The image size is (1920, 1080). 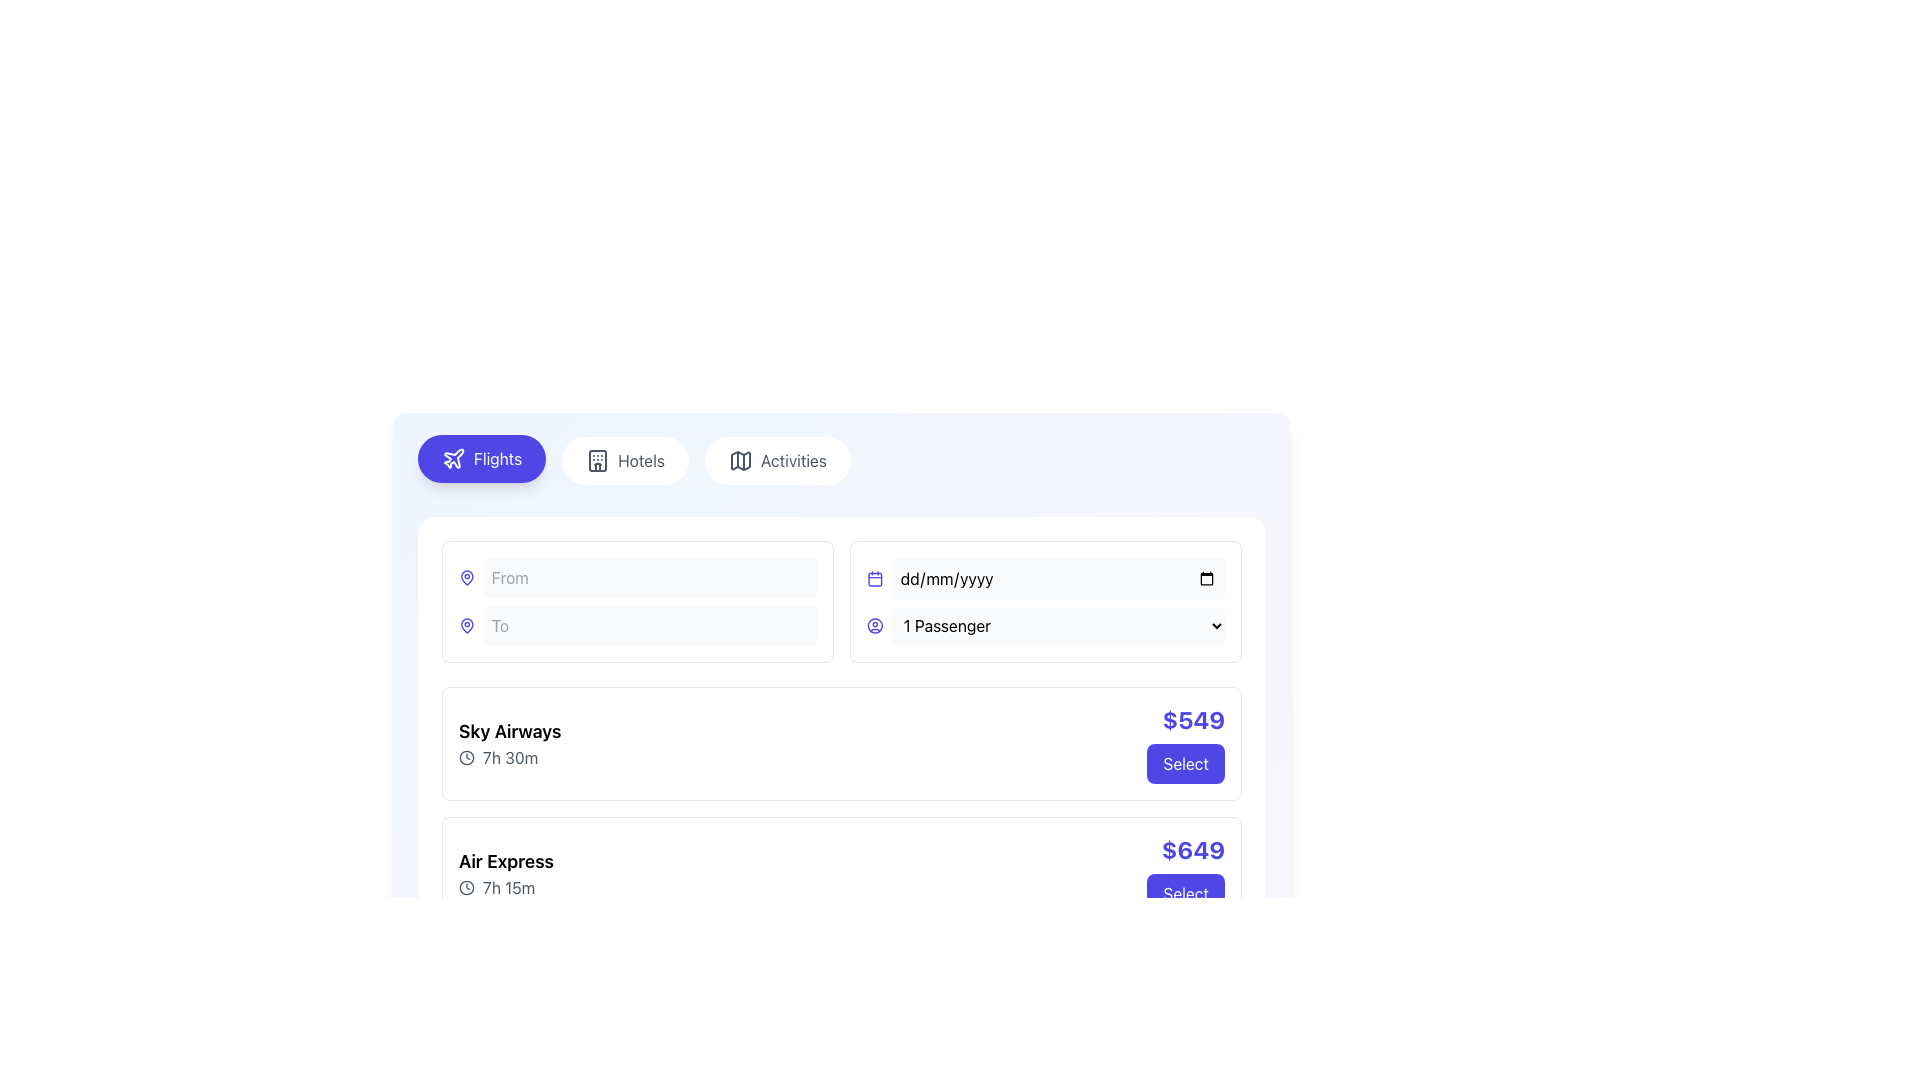 What do you see at coordinates (466, 624) in the screenshot?
I see `the indigo map pin icon located at the top-left of the interface, which is part of a flex layout and precedes the 'To' text input field` at bounding box center [466, 624].